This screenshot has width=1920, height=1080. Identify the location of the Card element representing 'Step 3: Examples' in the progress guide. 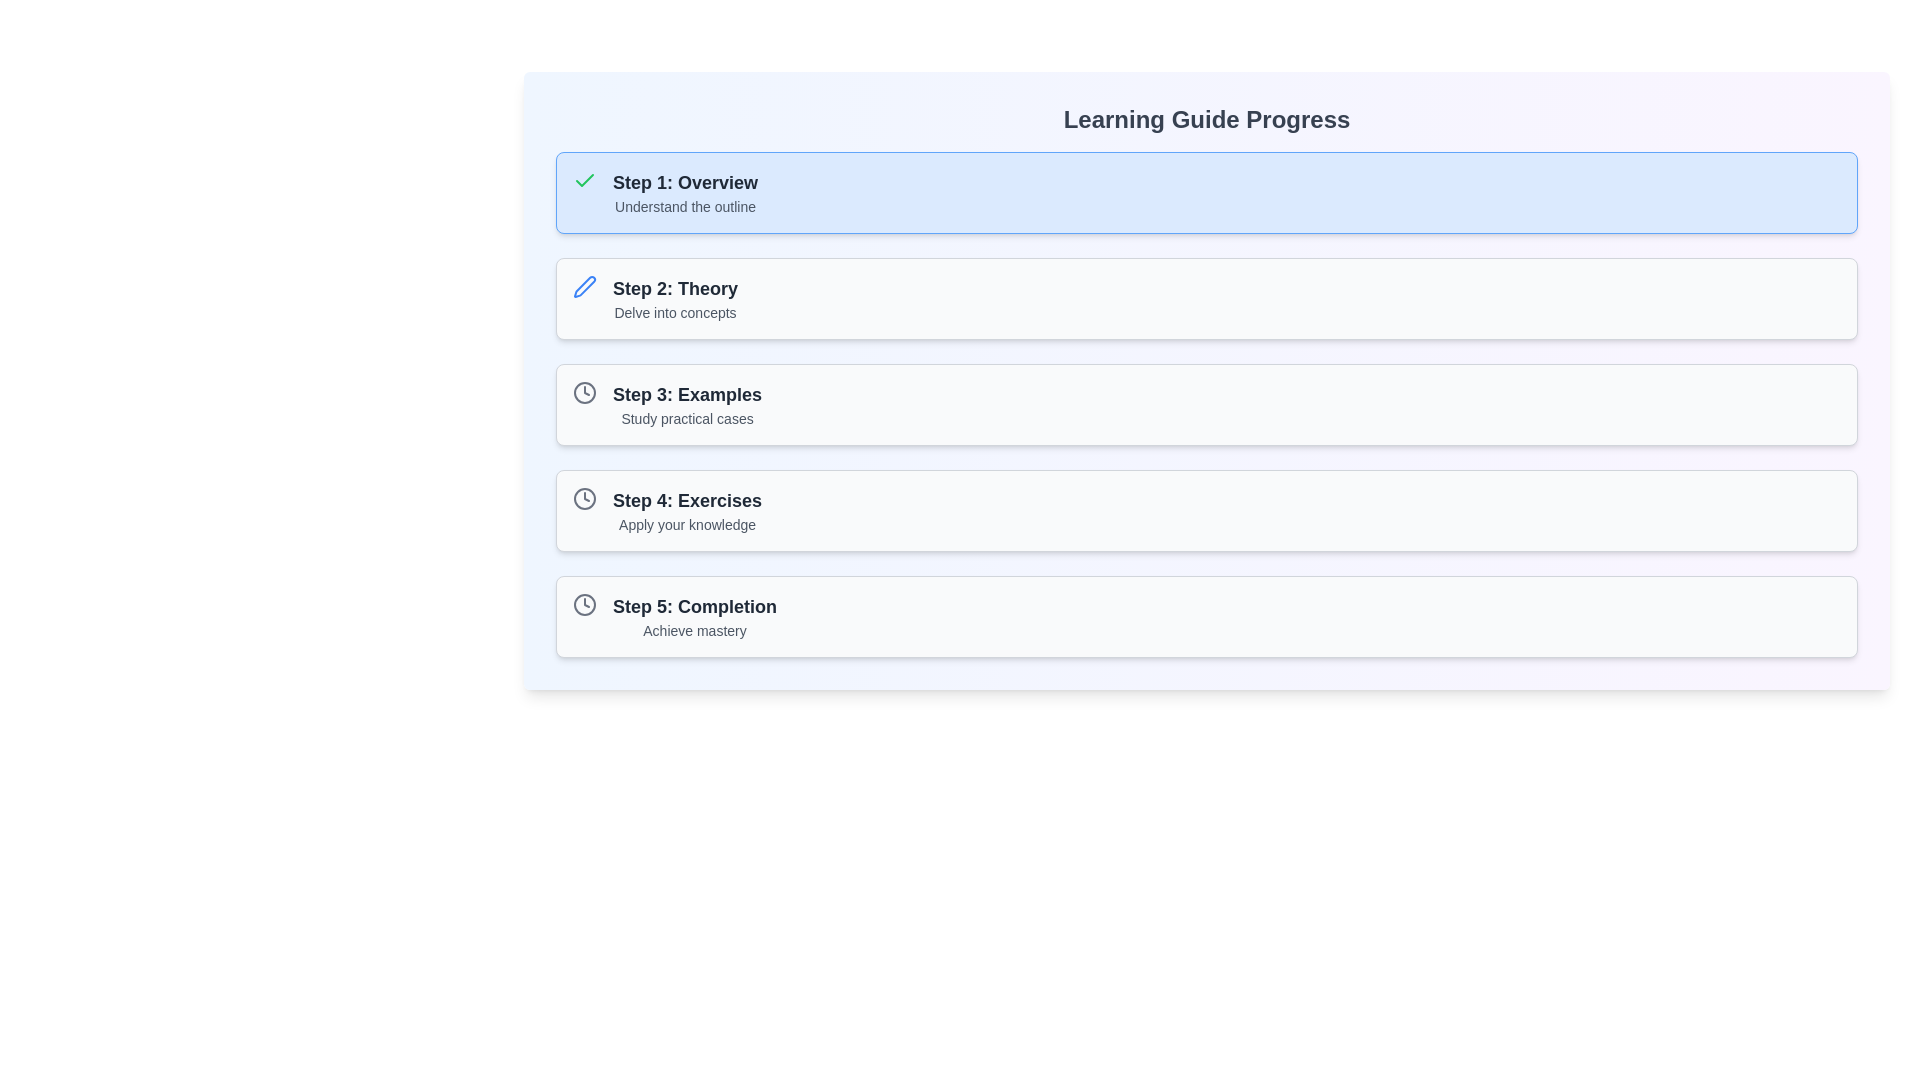
(1205, 405).